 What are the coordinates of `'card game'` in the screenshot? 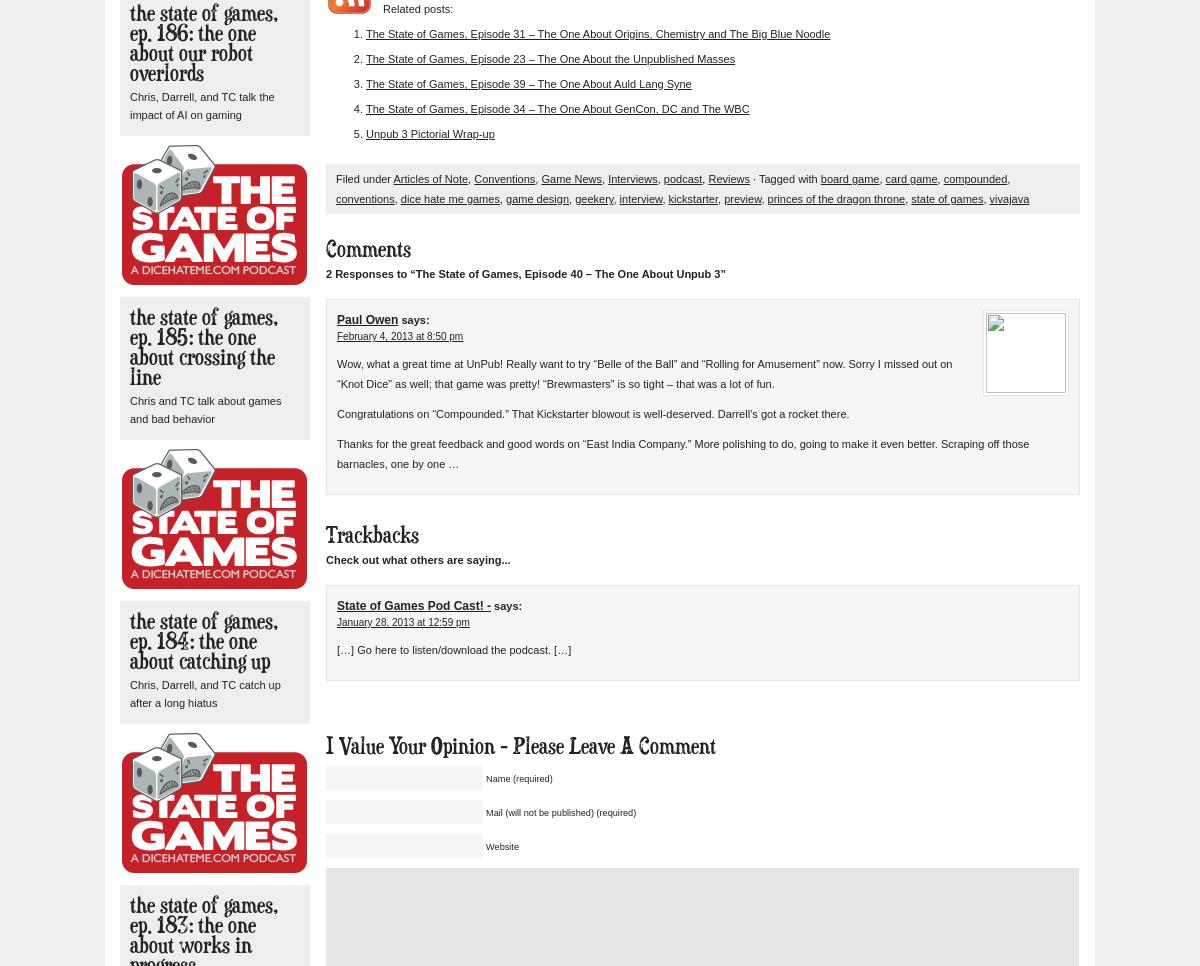 It's located at (911, 178).